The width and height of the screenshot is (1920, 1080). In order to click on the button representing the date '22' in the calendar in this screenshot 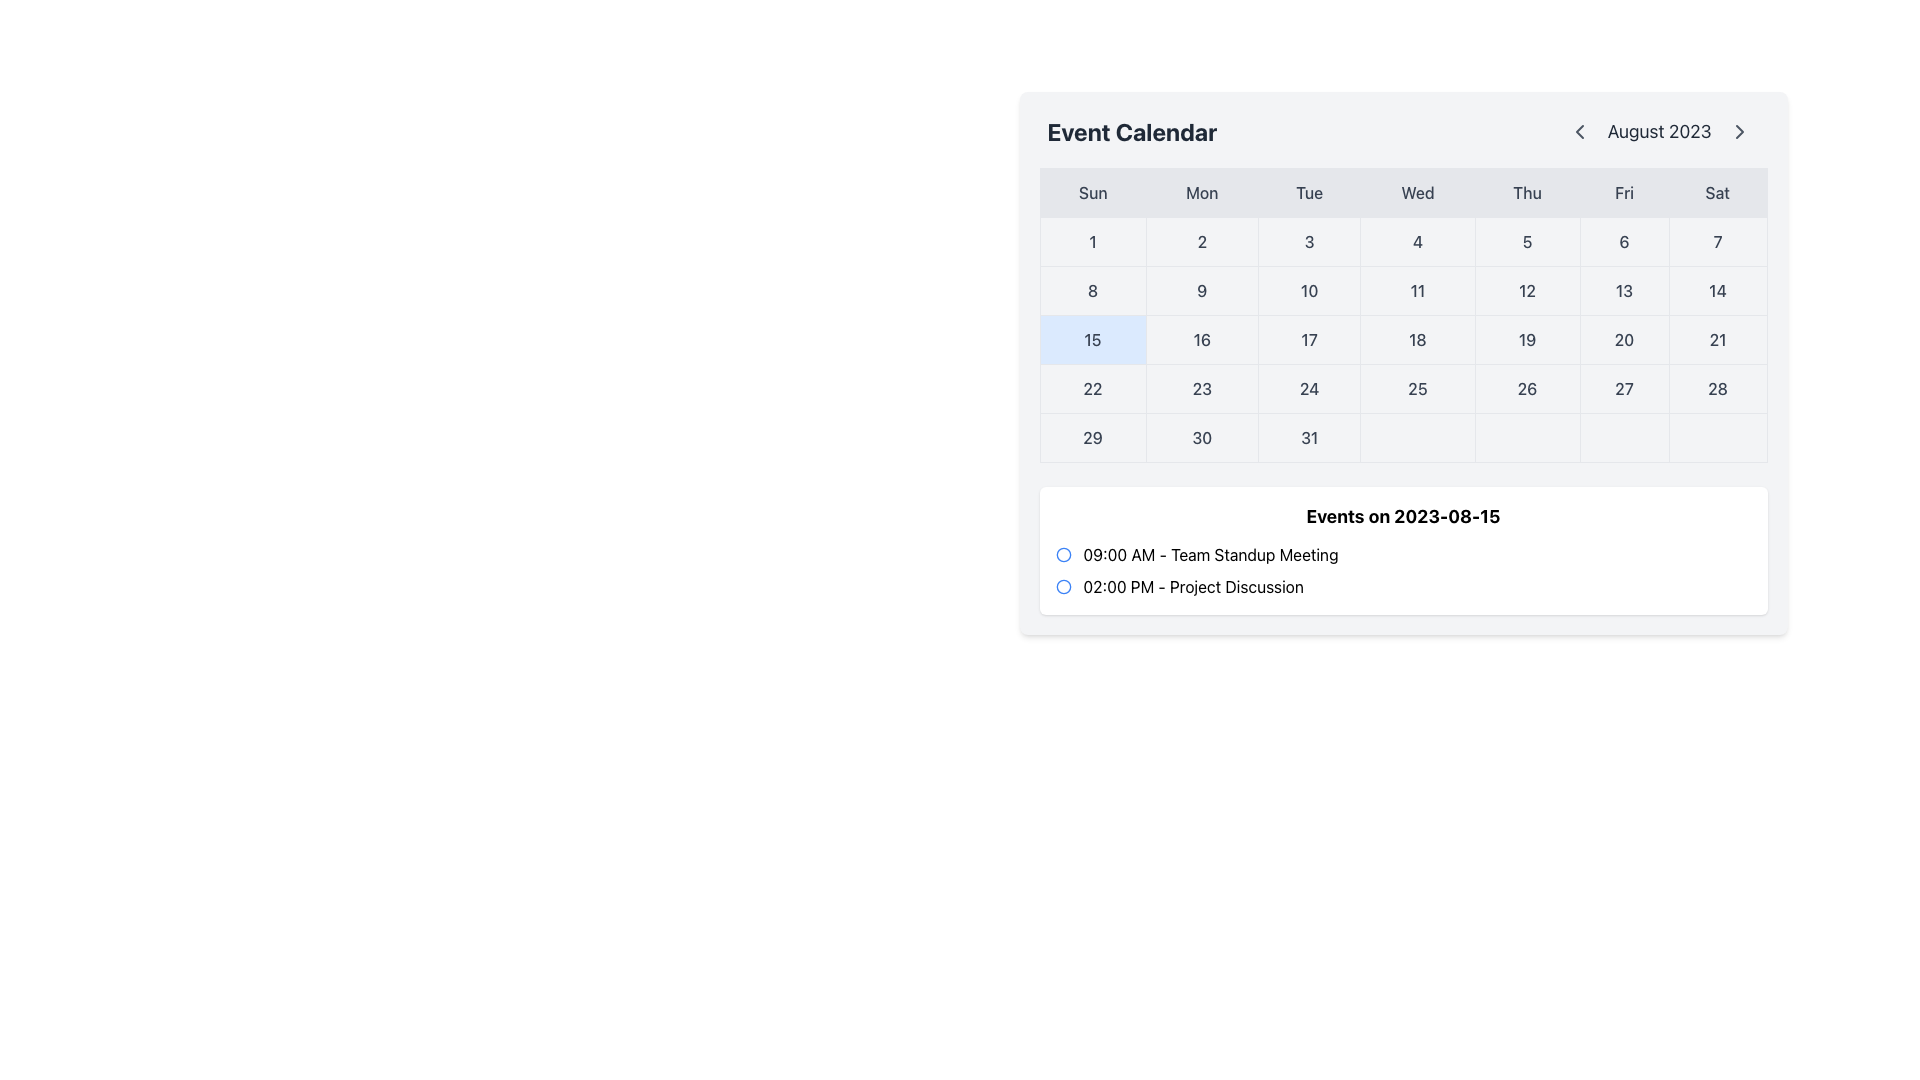, I will do `click(1092, 389)`.